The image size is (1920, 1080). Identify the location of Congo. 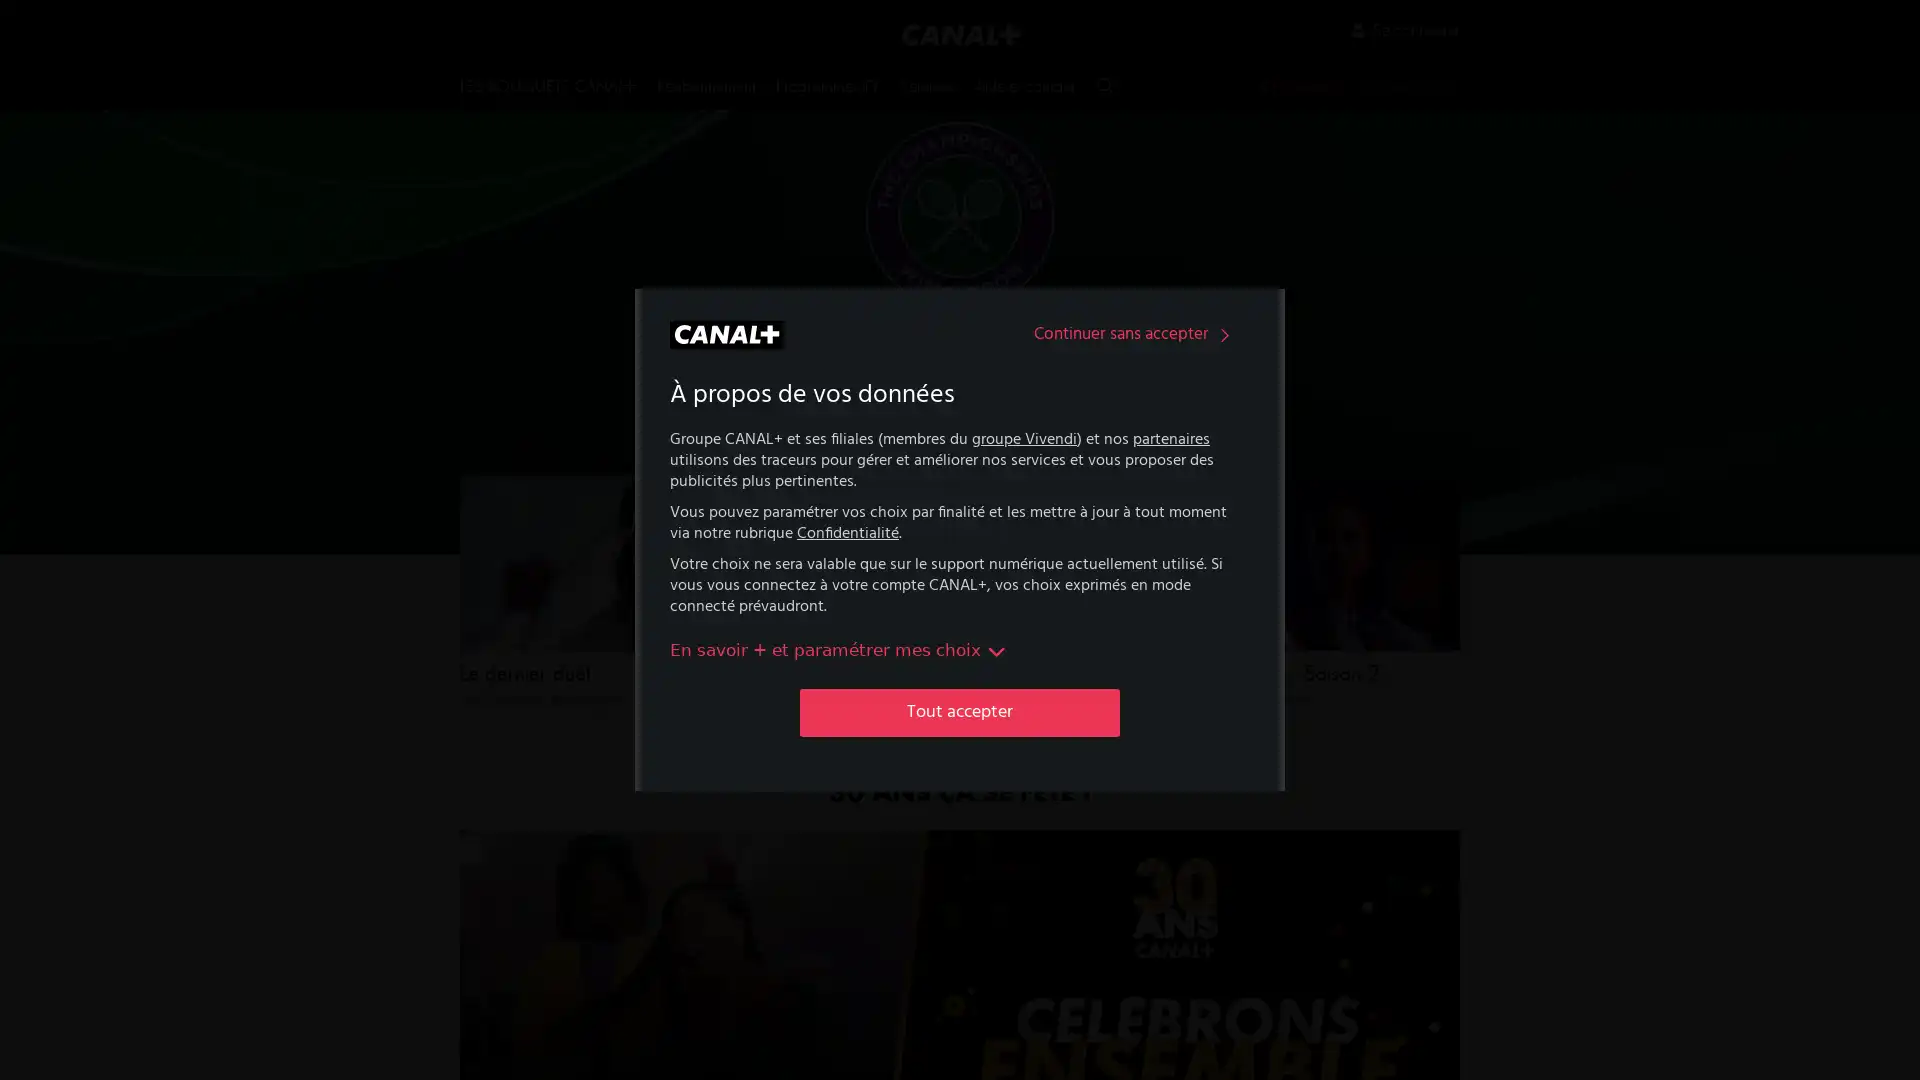
(768, 631).